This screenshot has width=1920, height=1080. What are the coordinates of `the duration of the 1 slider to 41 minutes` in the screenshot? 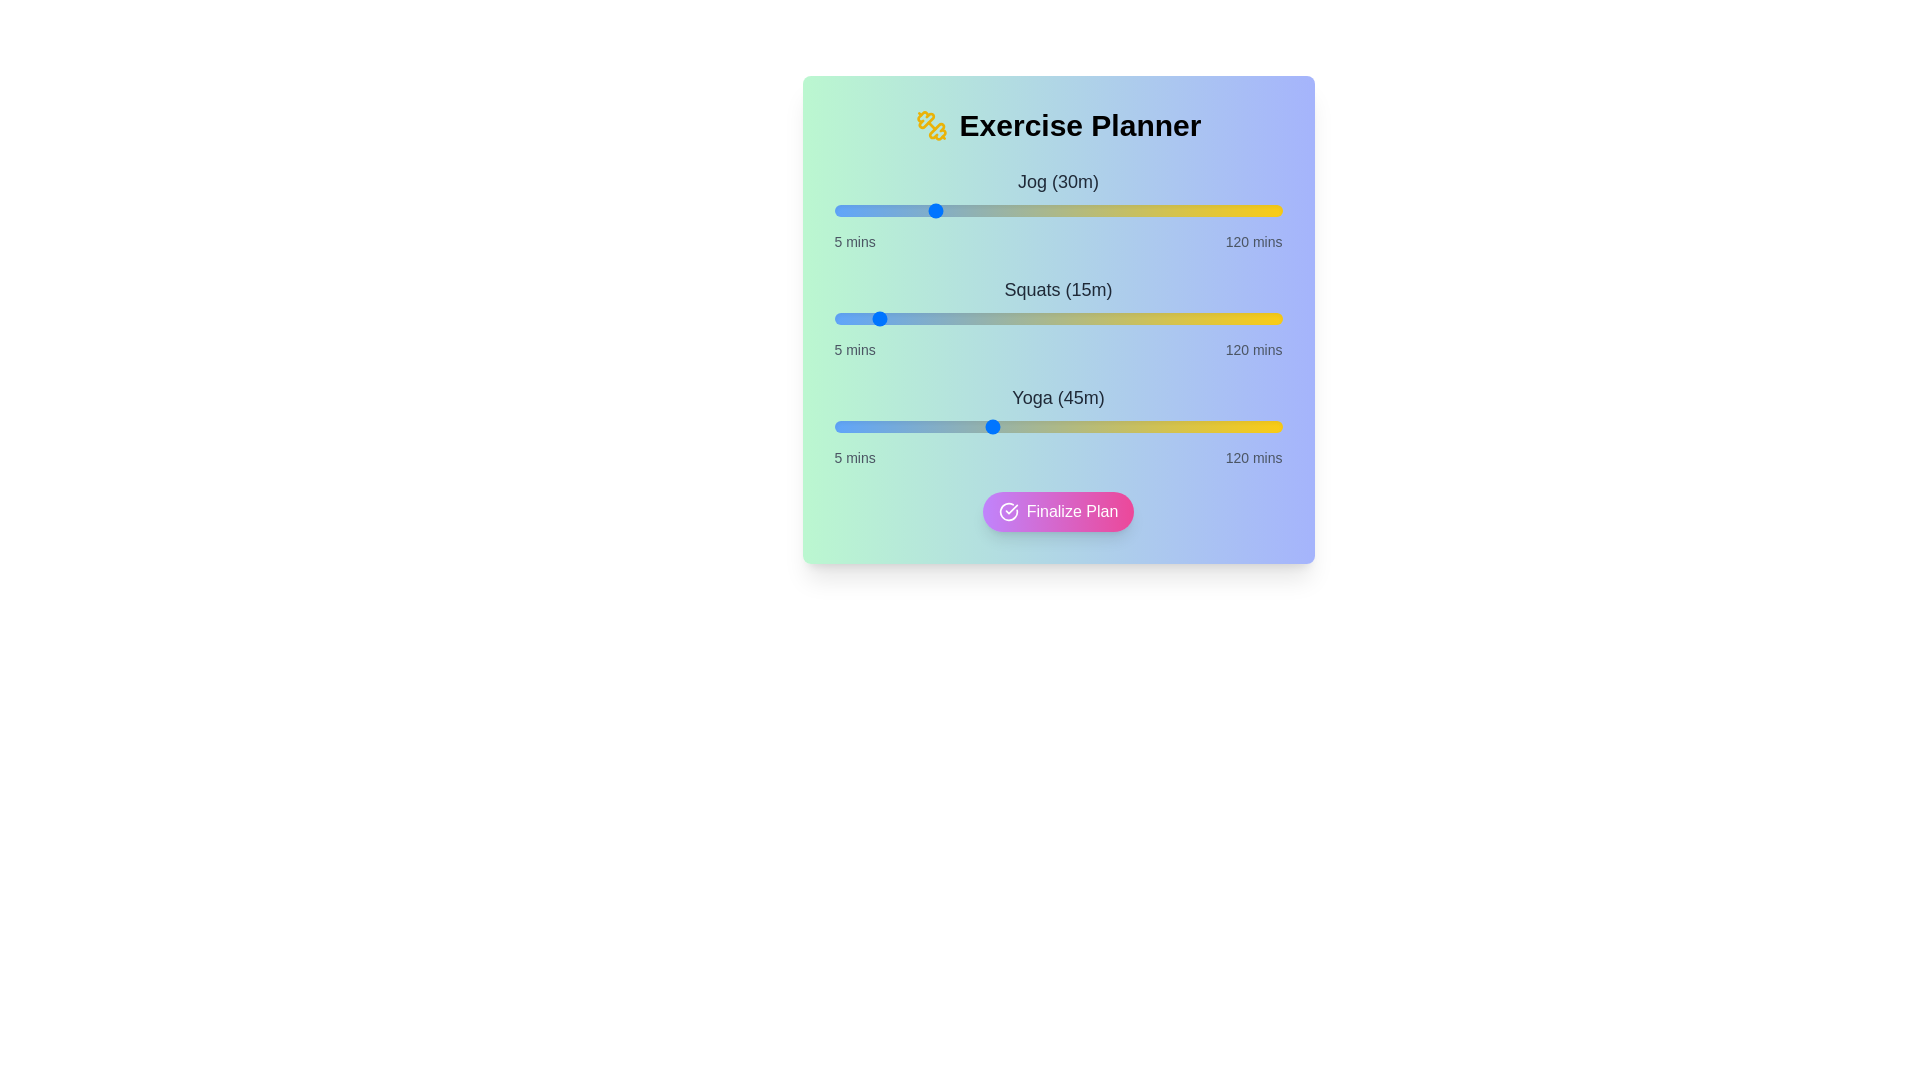 It's located at (974, 318).